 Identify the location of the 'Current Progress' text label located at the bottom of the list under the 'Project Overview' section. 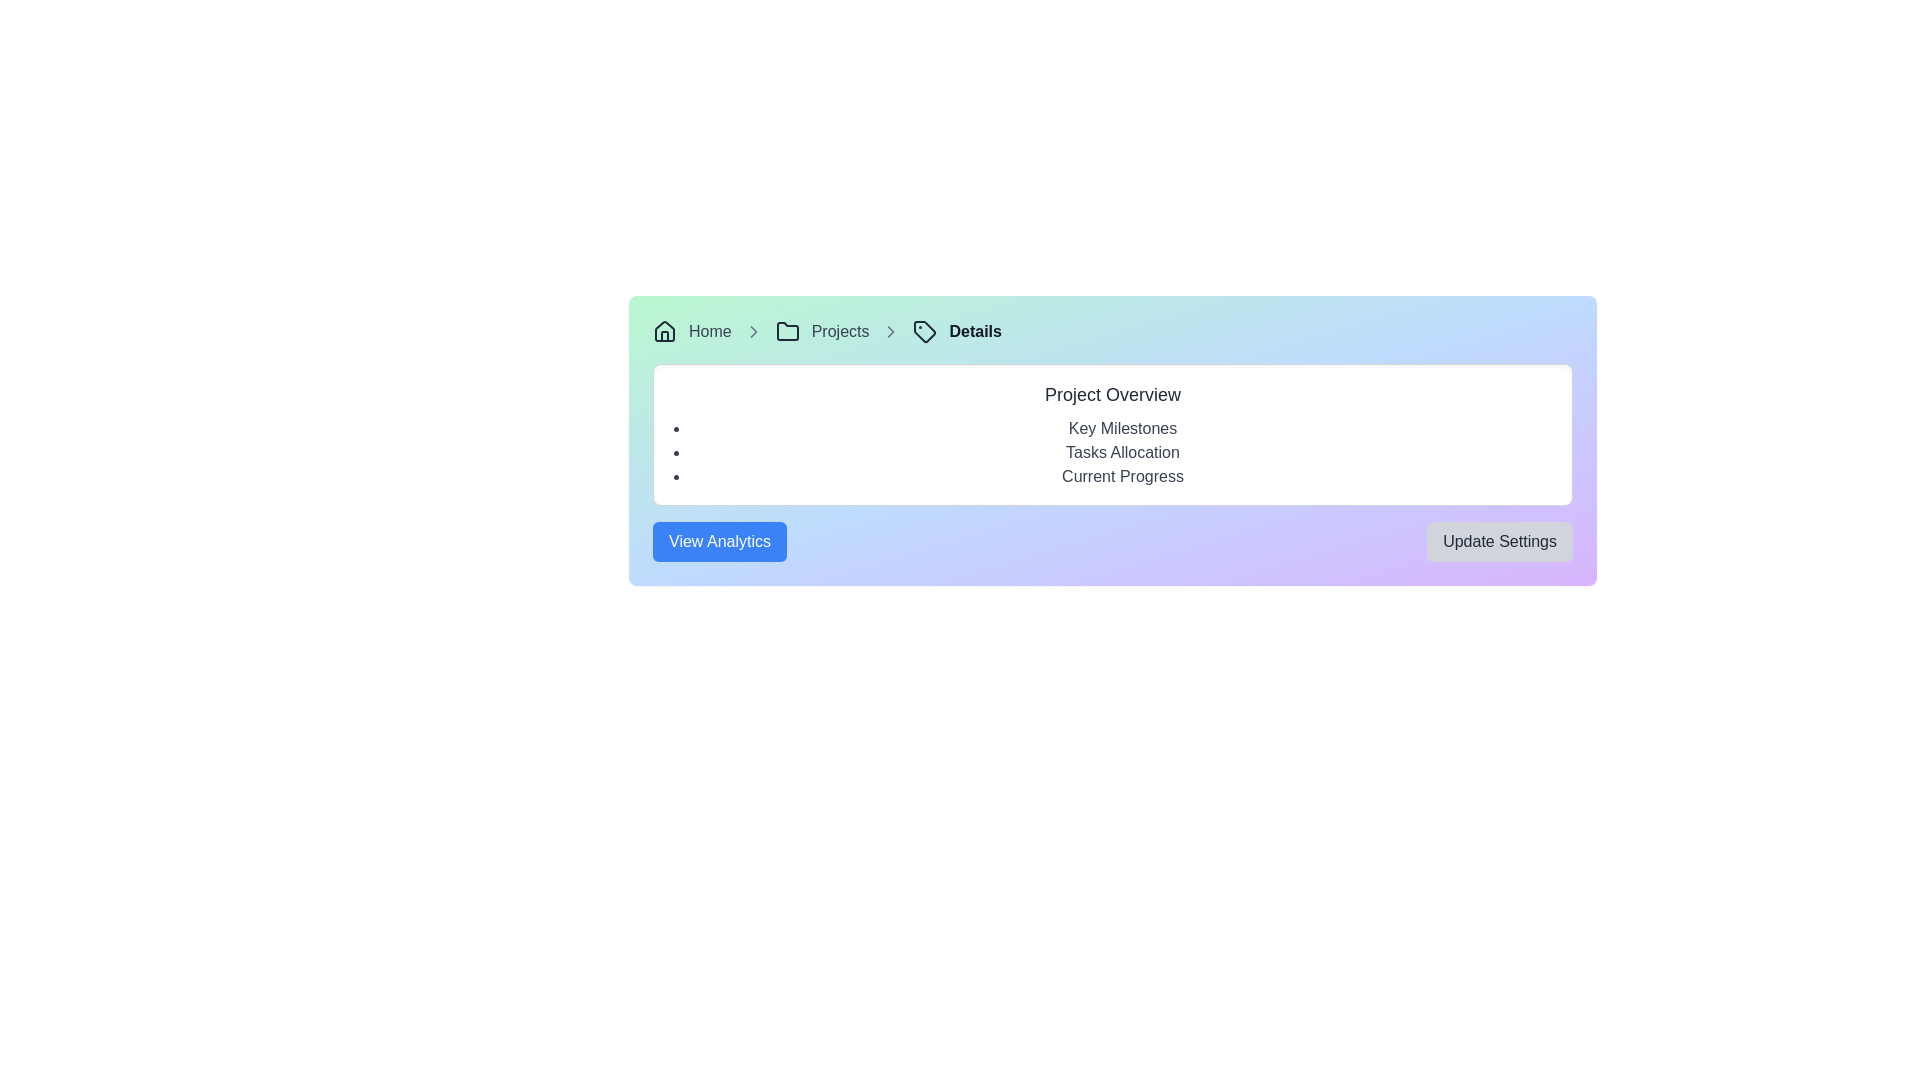
(1123, 477).